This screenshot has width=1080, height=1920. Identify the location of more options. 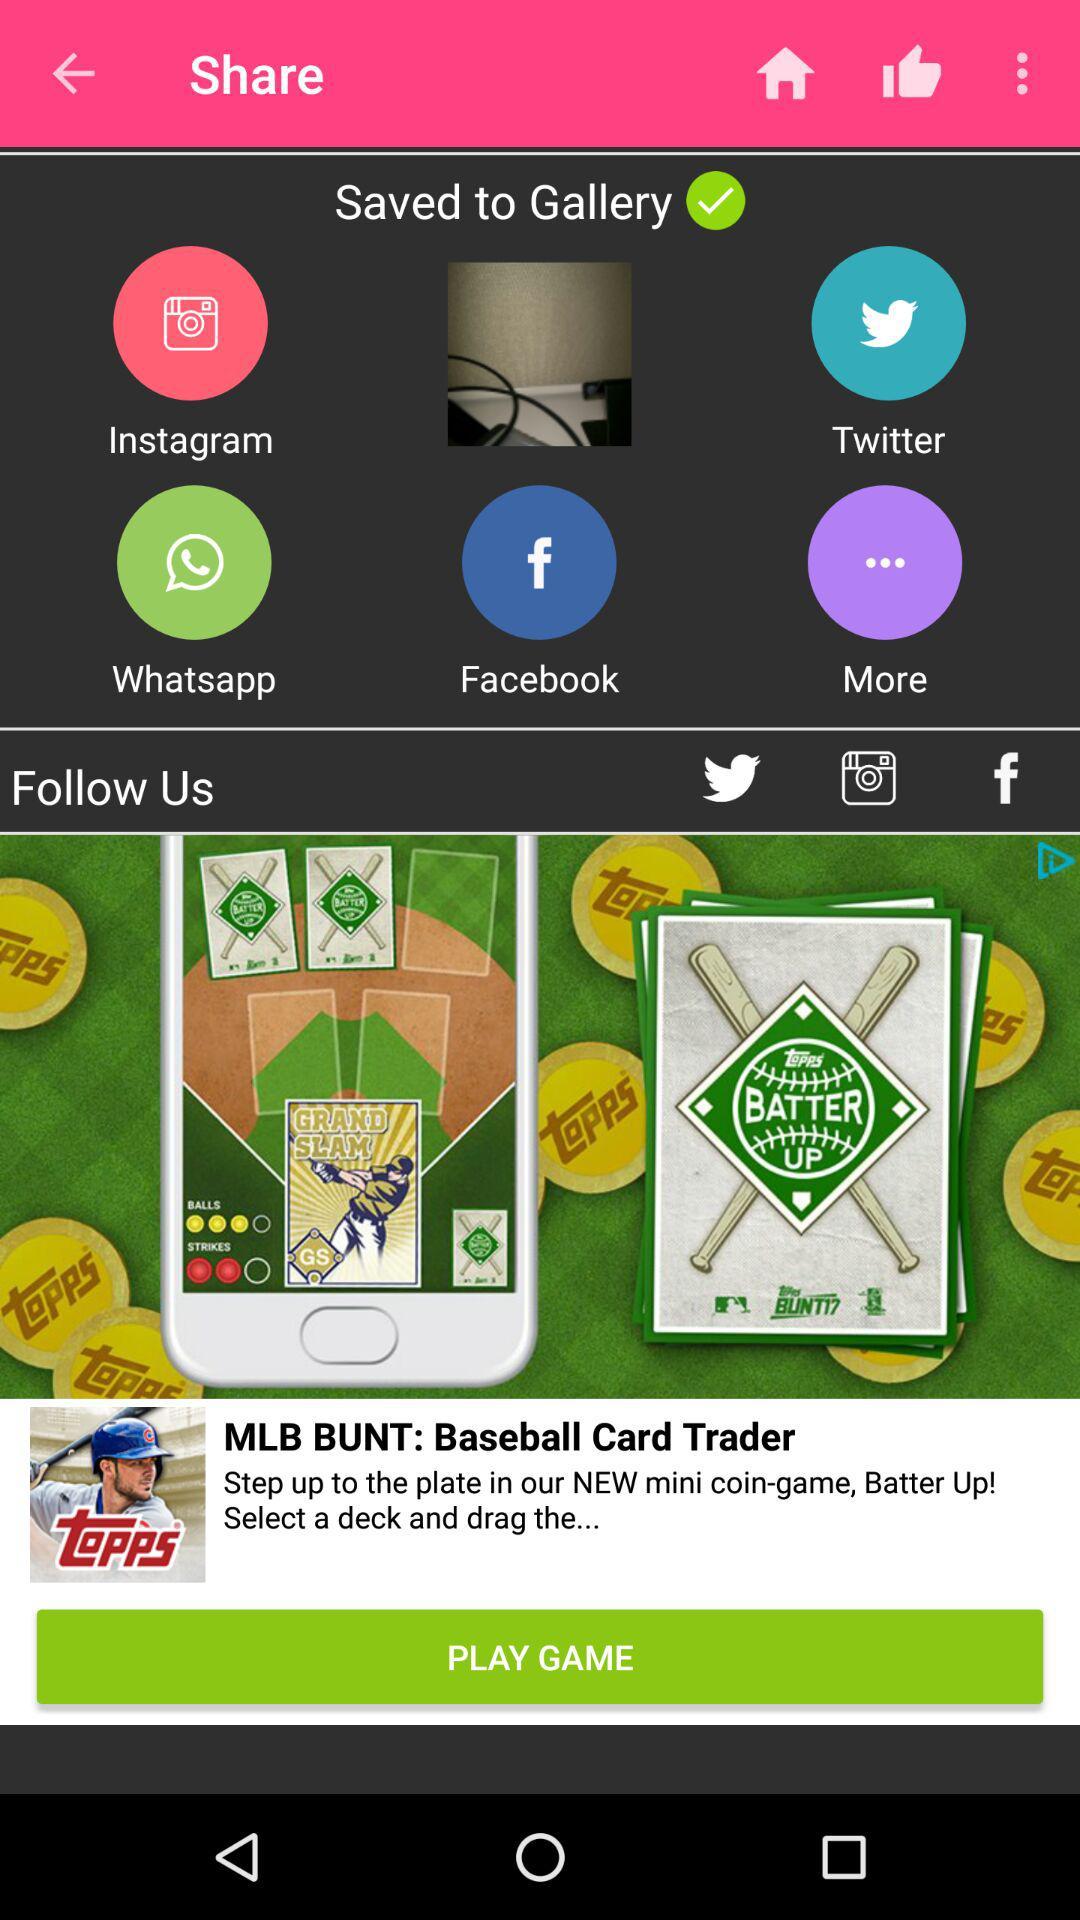
(883, 561).